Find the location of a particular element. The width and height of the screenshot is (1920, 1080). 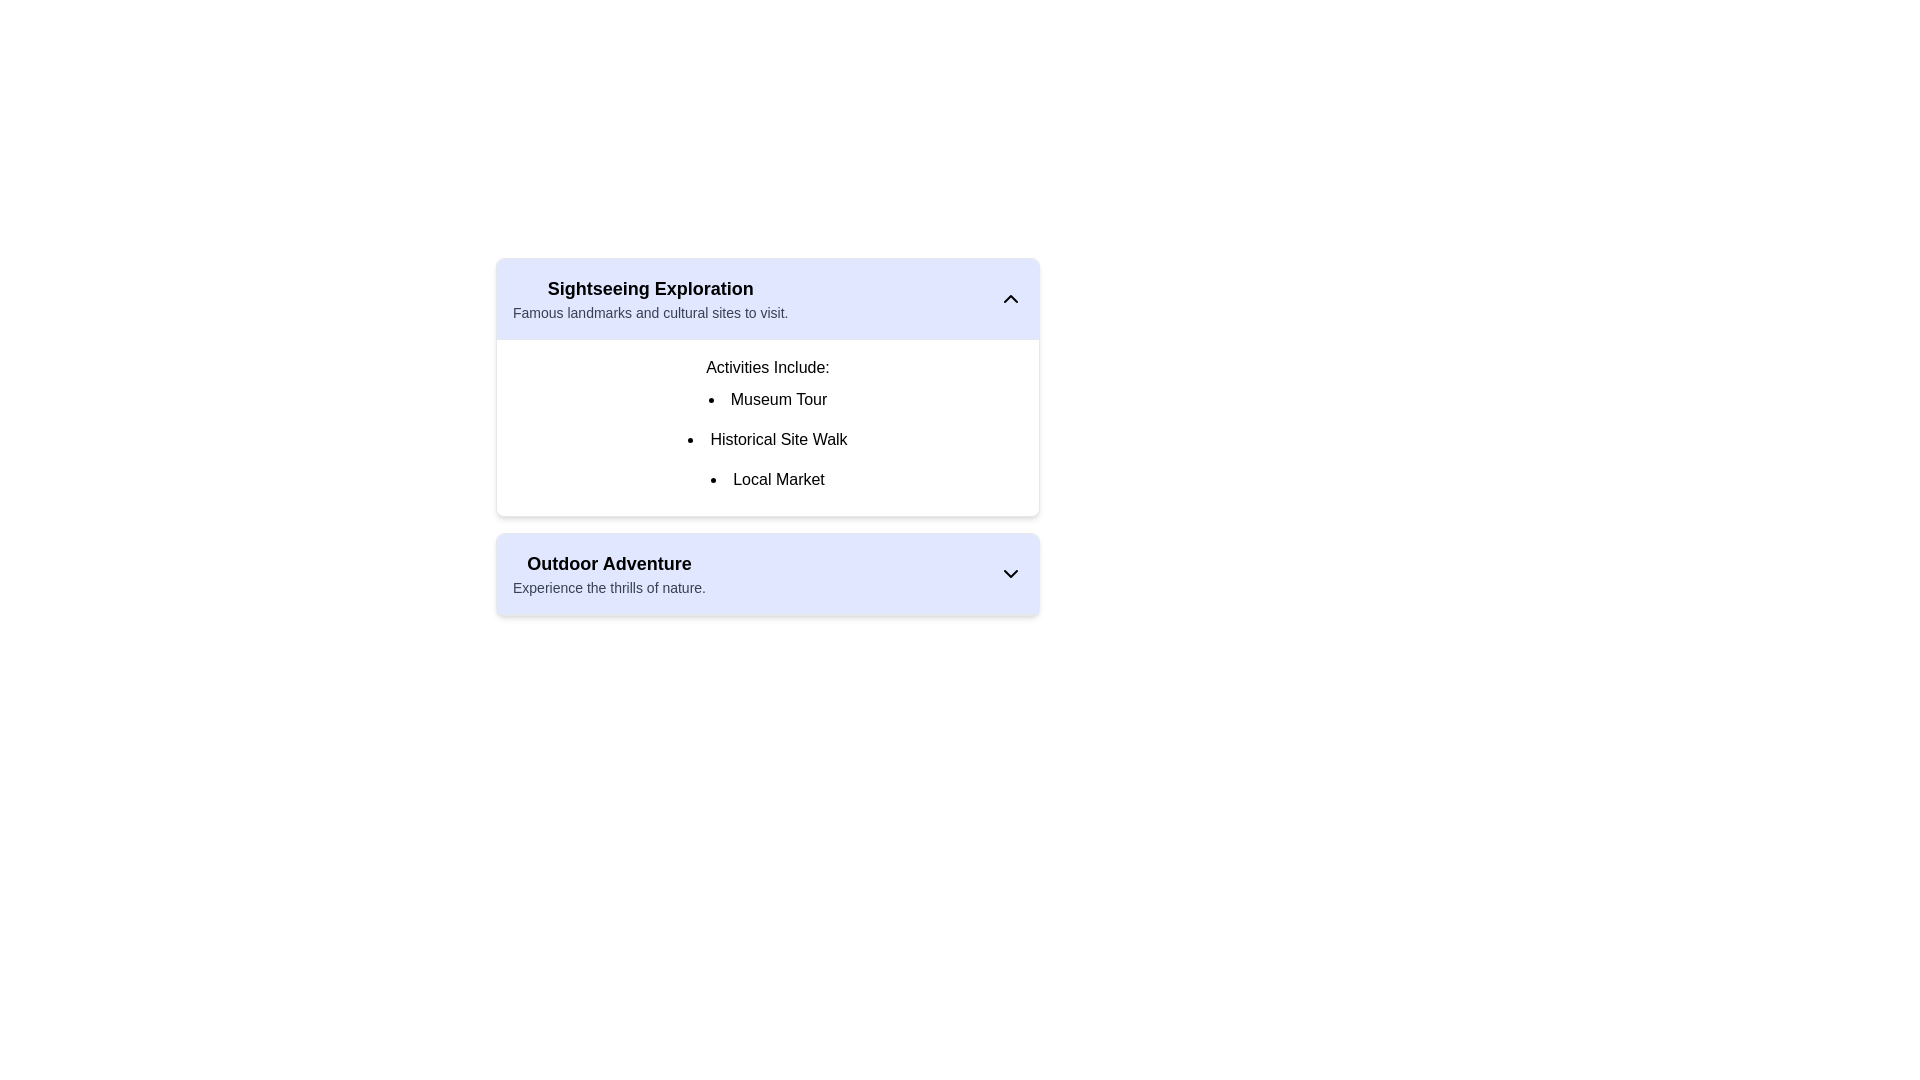

text of the third list item, 'Local Market', which is part of the 'Sightseeing Exploration' activities section is located at coordinates (767, 479).